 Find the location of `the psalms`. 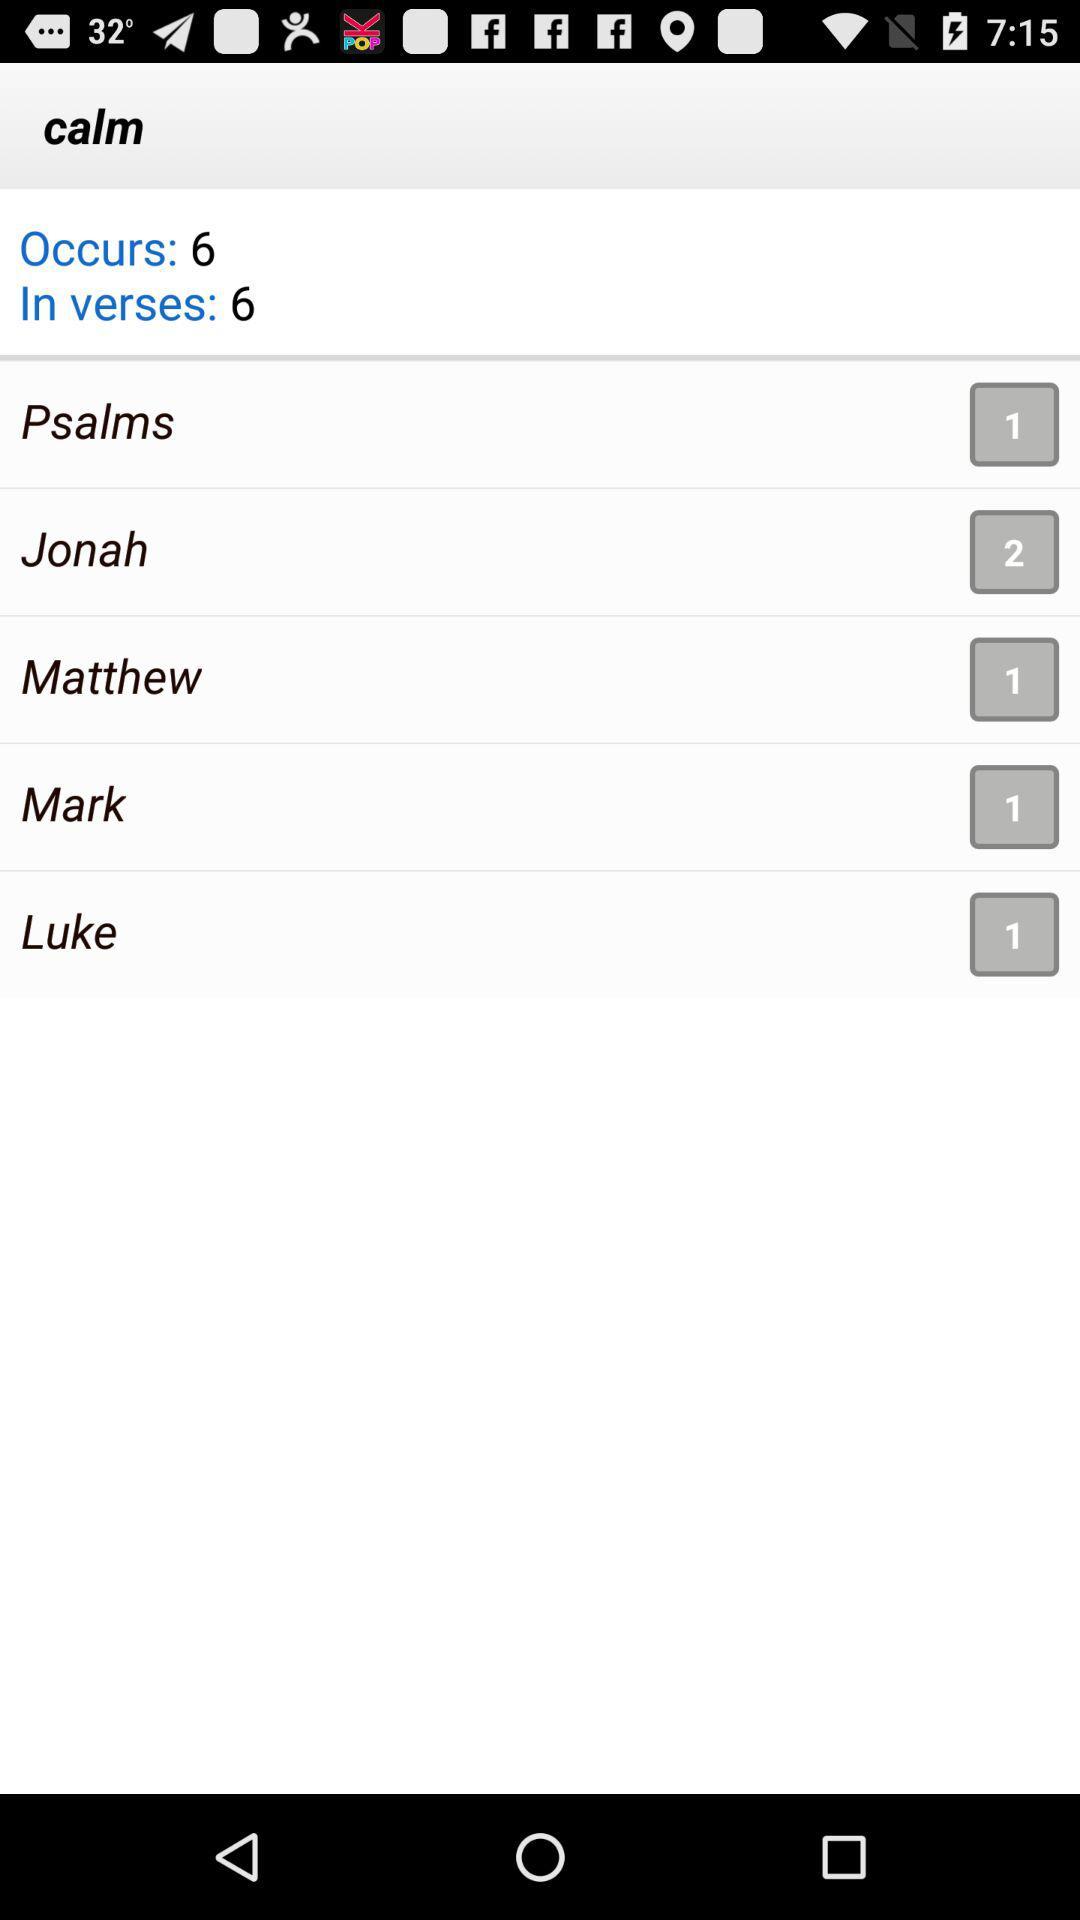

the psalms is located at coordinates (98, 419).